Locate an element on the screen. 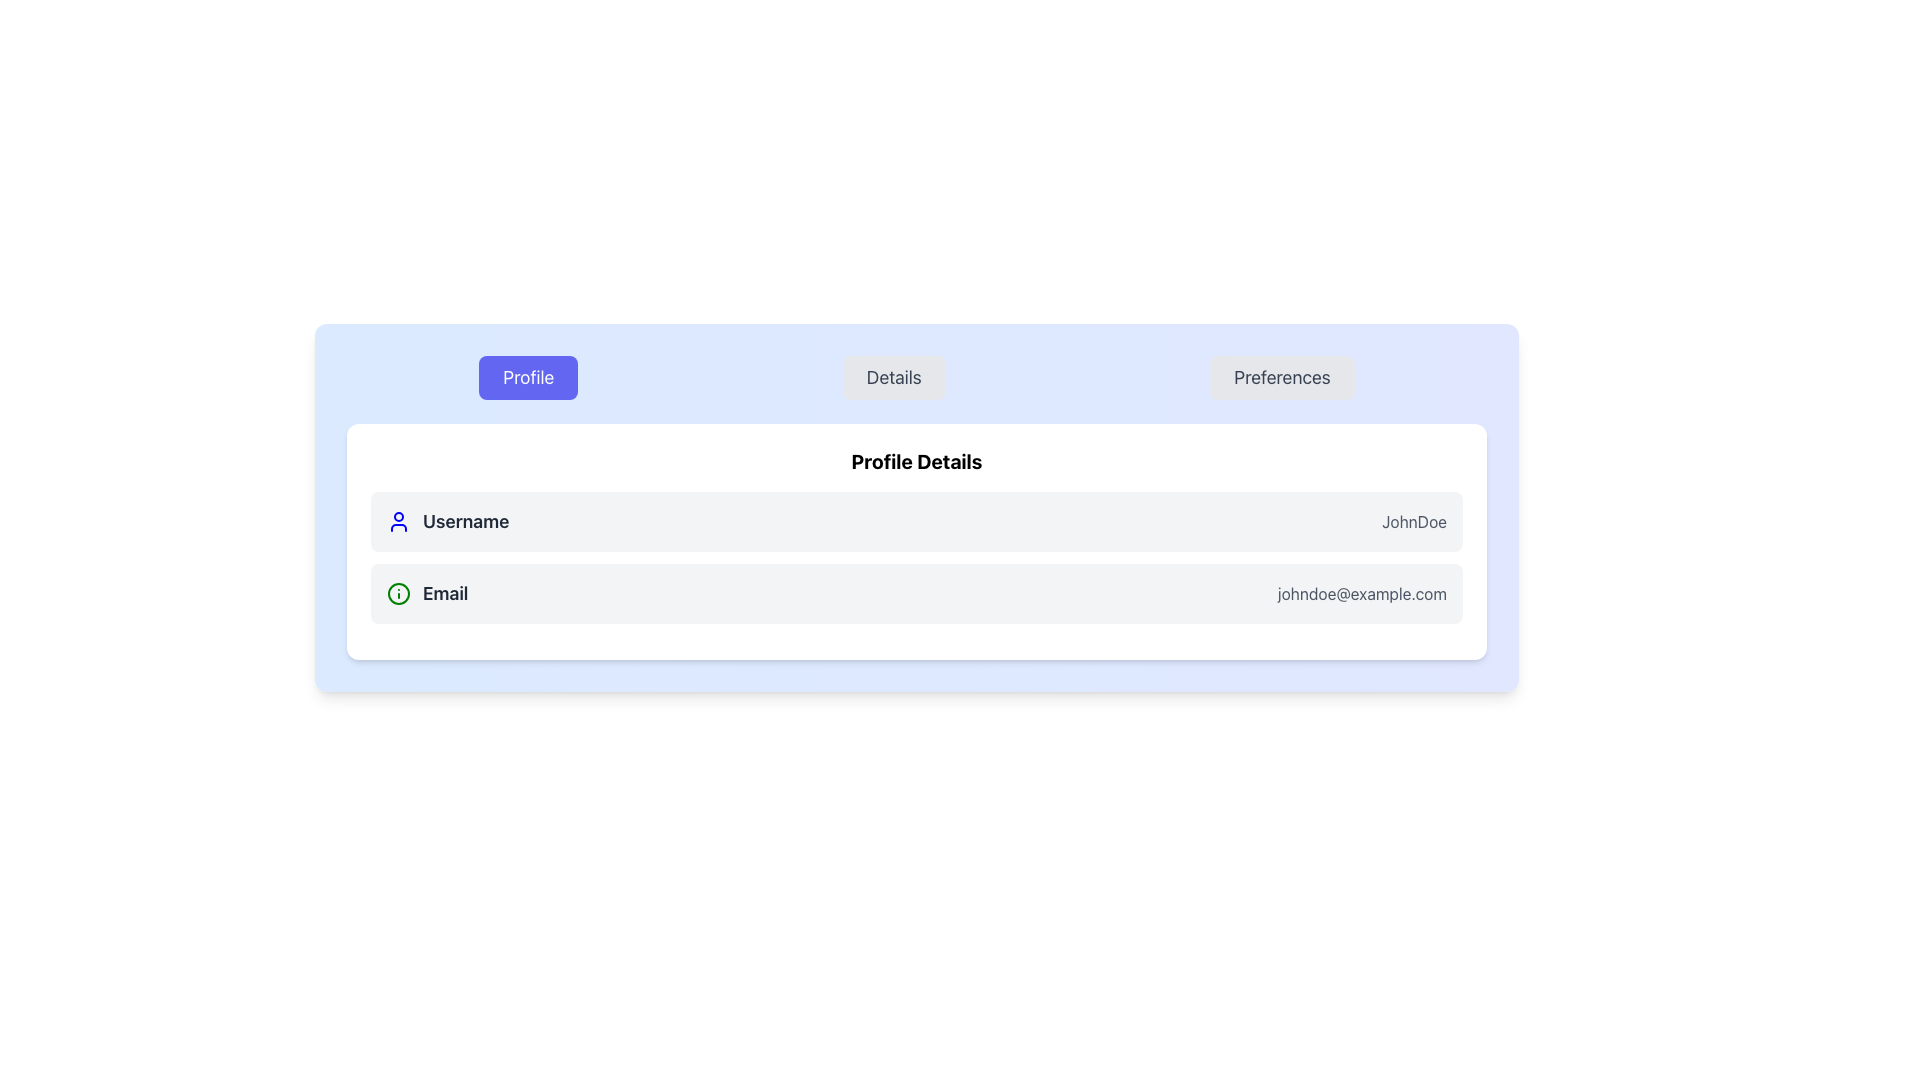  the navigation button that directs the user to the 'Preferences' section, located in the upper-right section of the interface is located at coordinates (1282, 378).